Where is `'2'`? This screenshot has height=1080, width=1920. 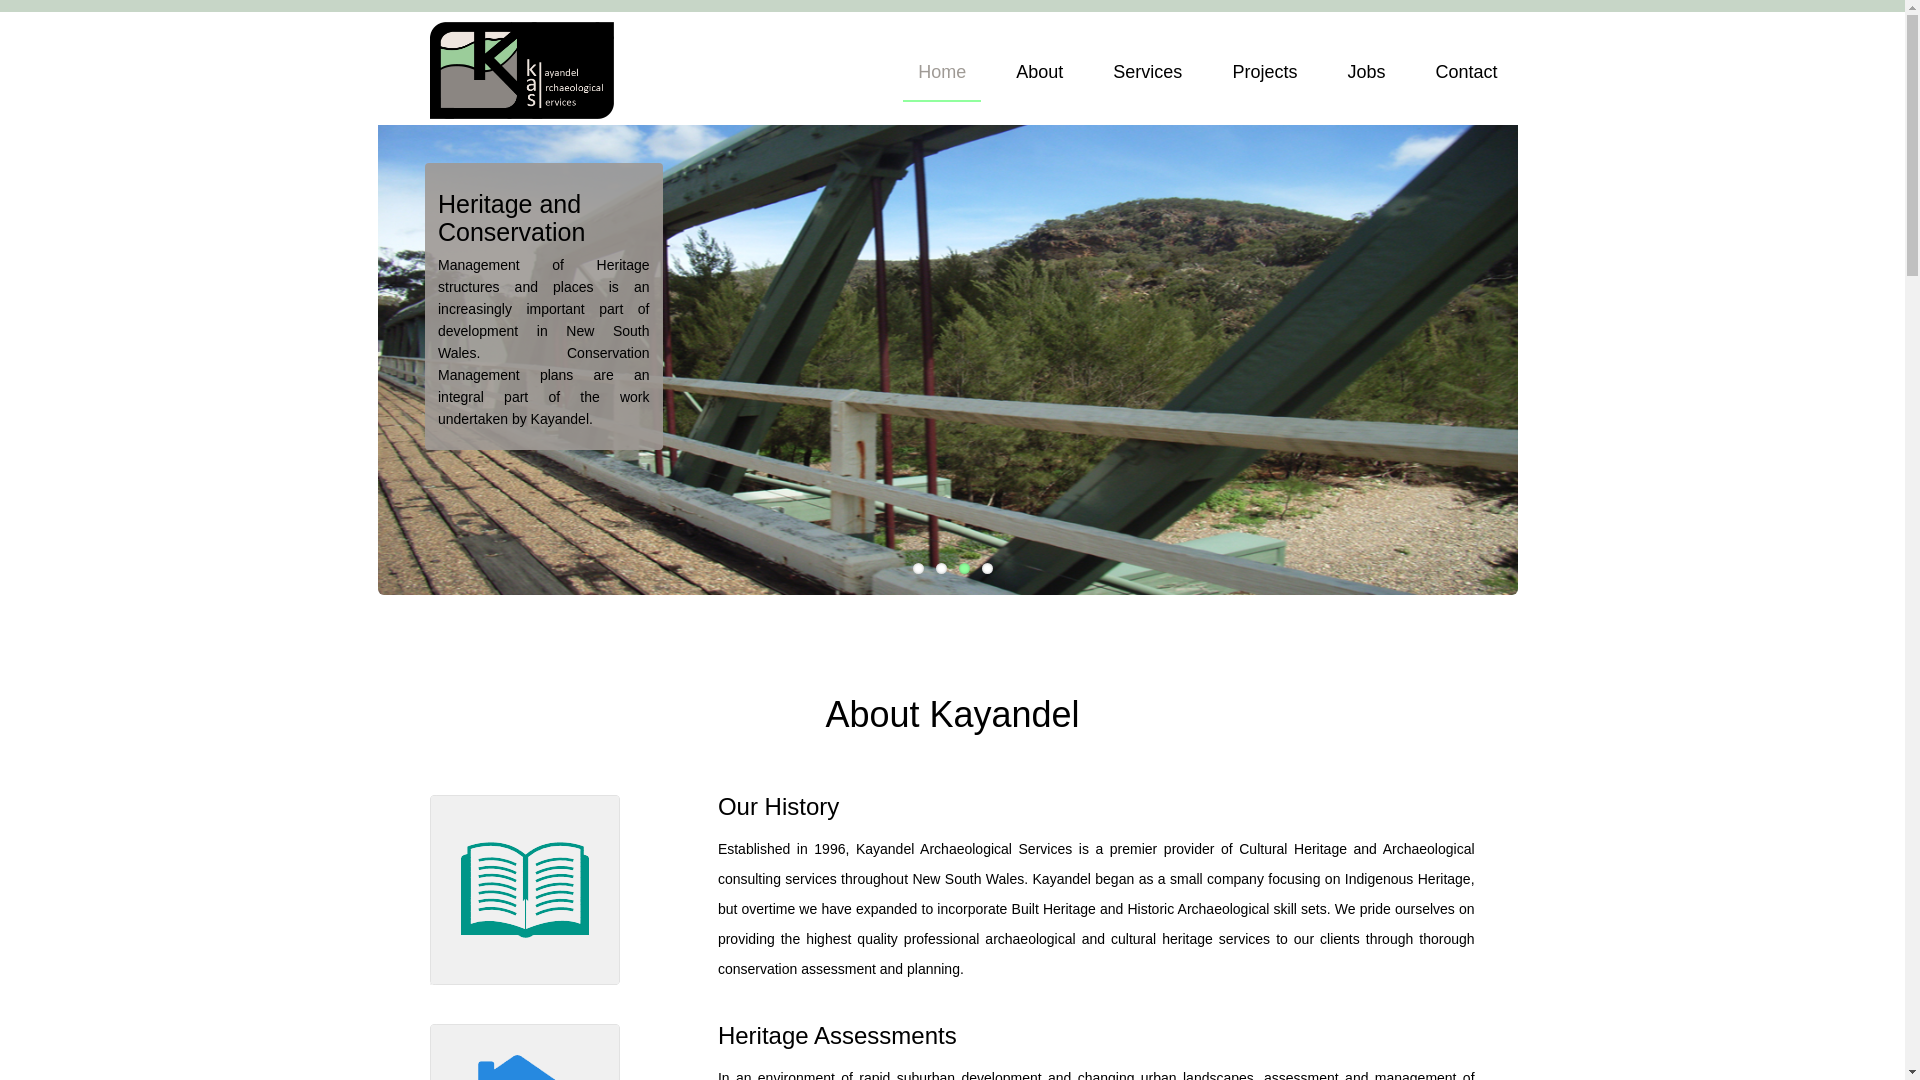
'2' is located at coordinates (940, 568).